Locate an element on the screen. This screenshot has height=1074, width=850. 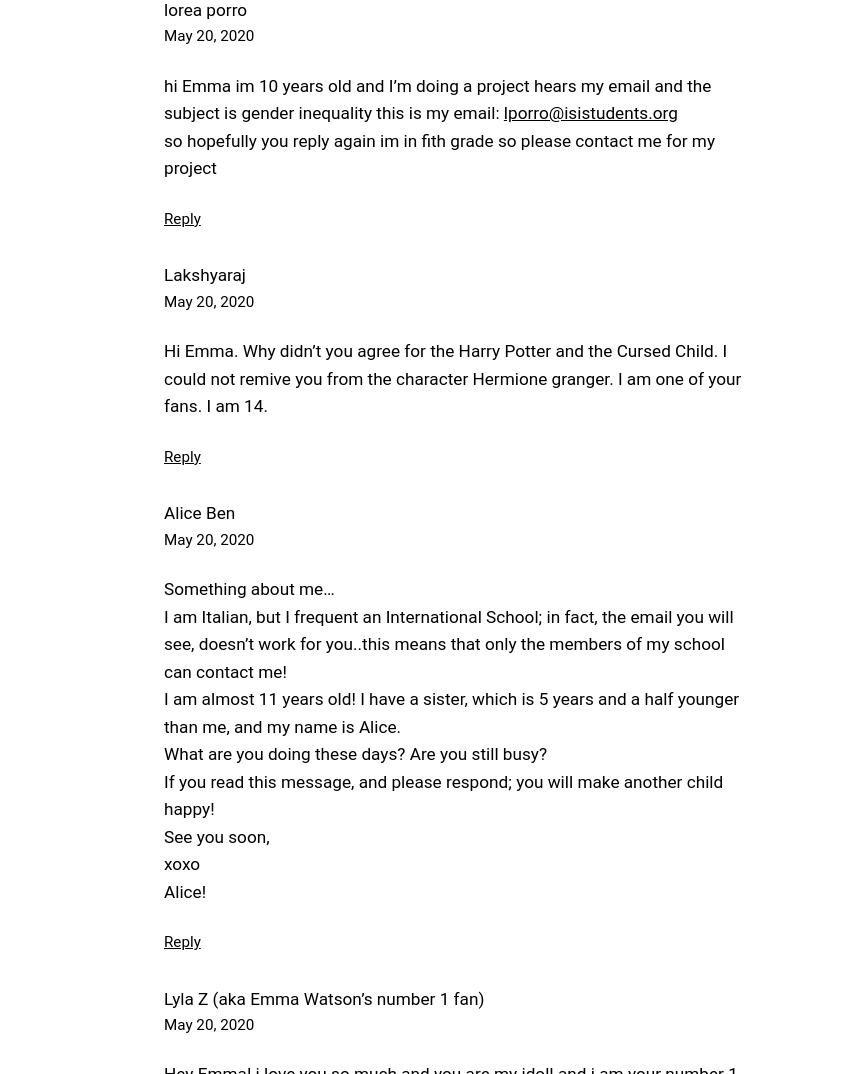
'Alice!' is located at coordinates (183, 889).